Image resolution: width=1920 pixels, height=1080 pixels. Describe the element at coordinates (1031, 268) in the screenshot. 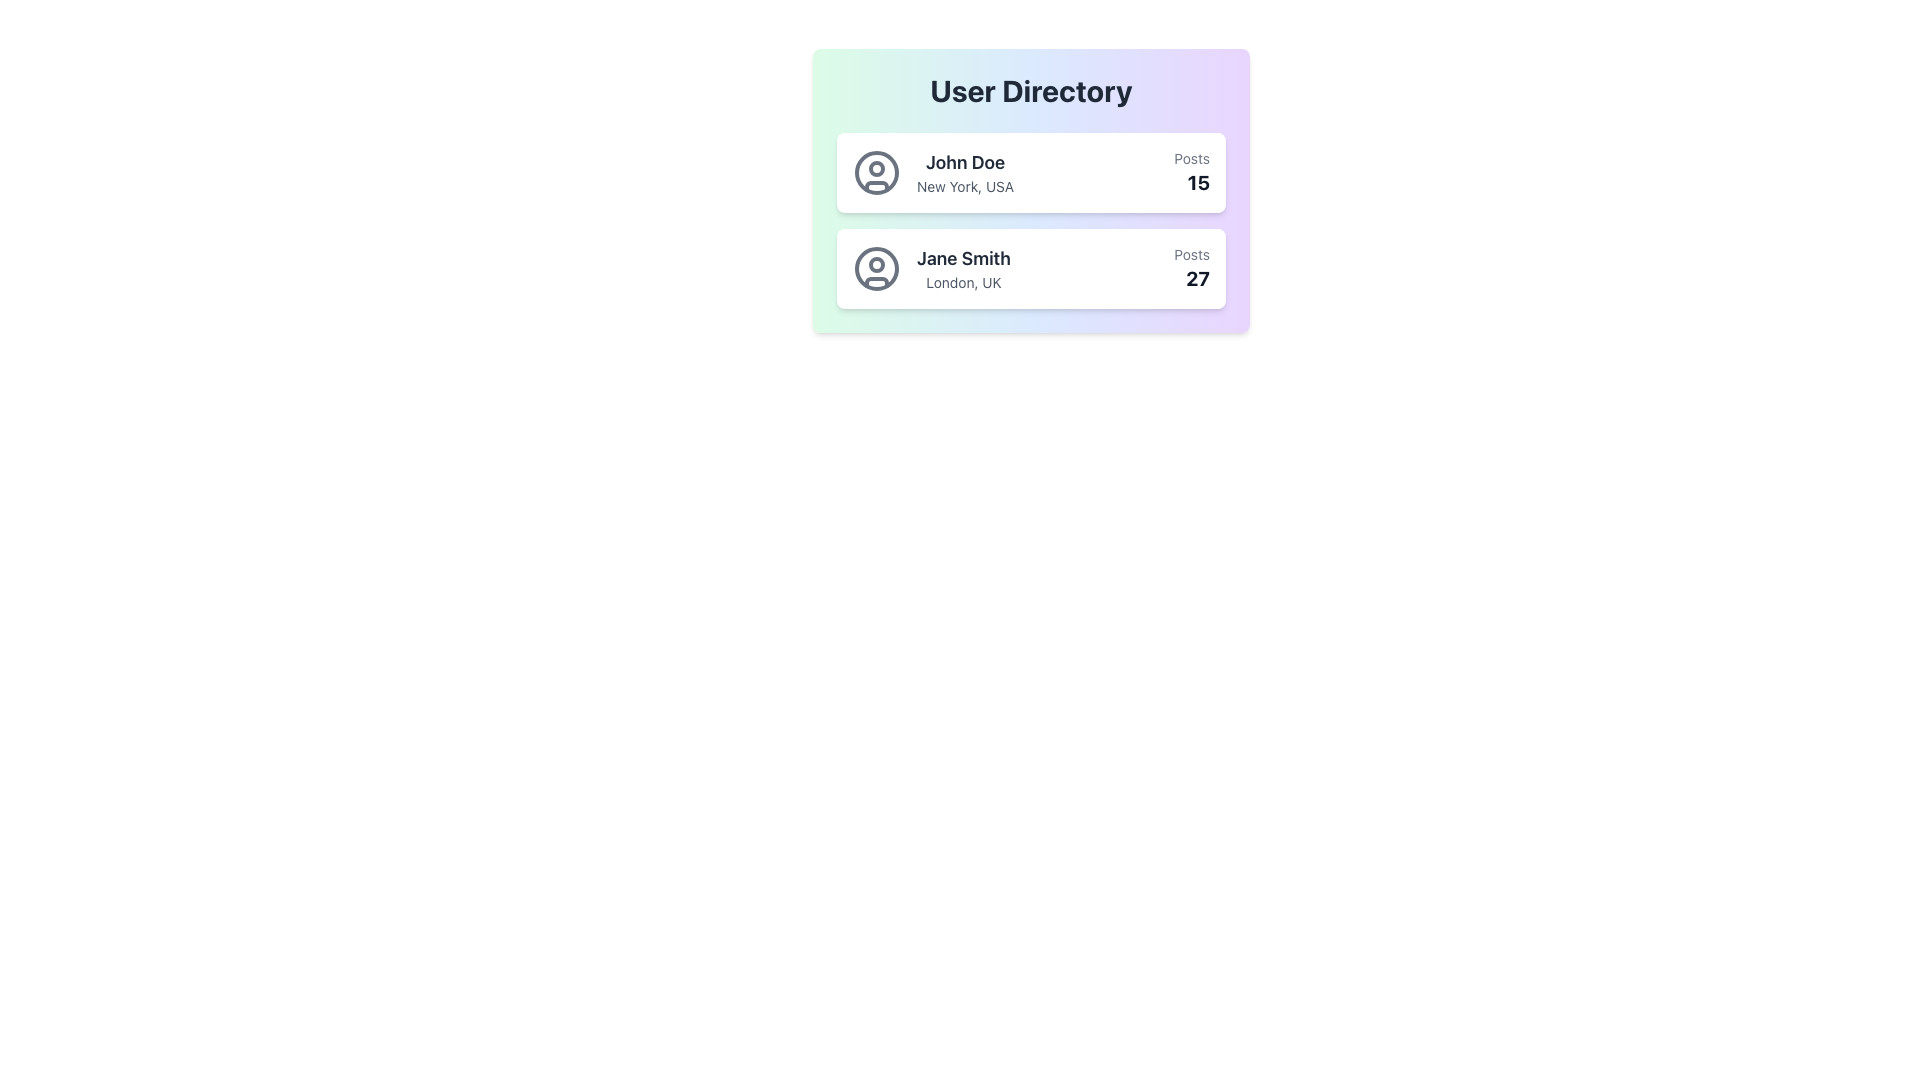

I see `the user card component displaying 'Jane Smith' in the 'User Directory' section` at that location.